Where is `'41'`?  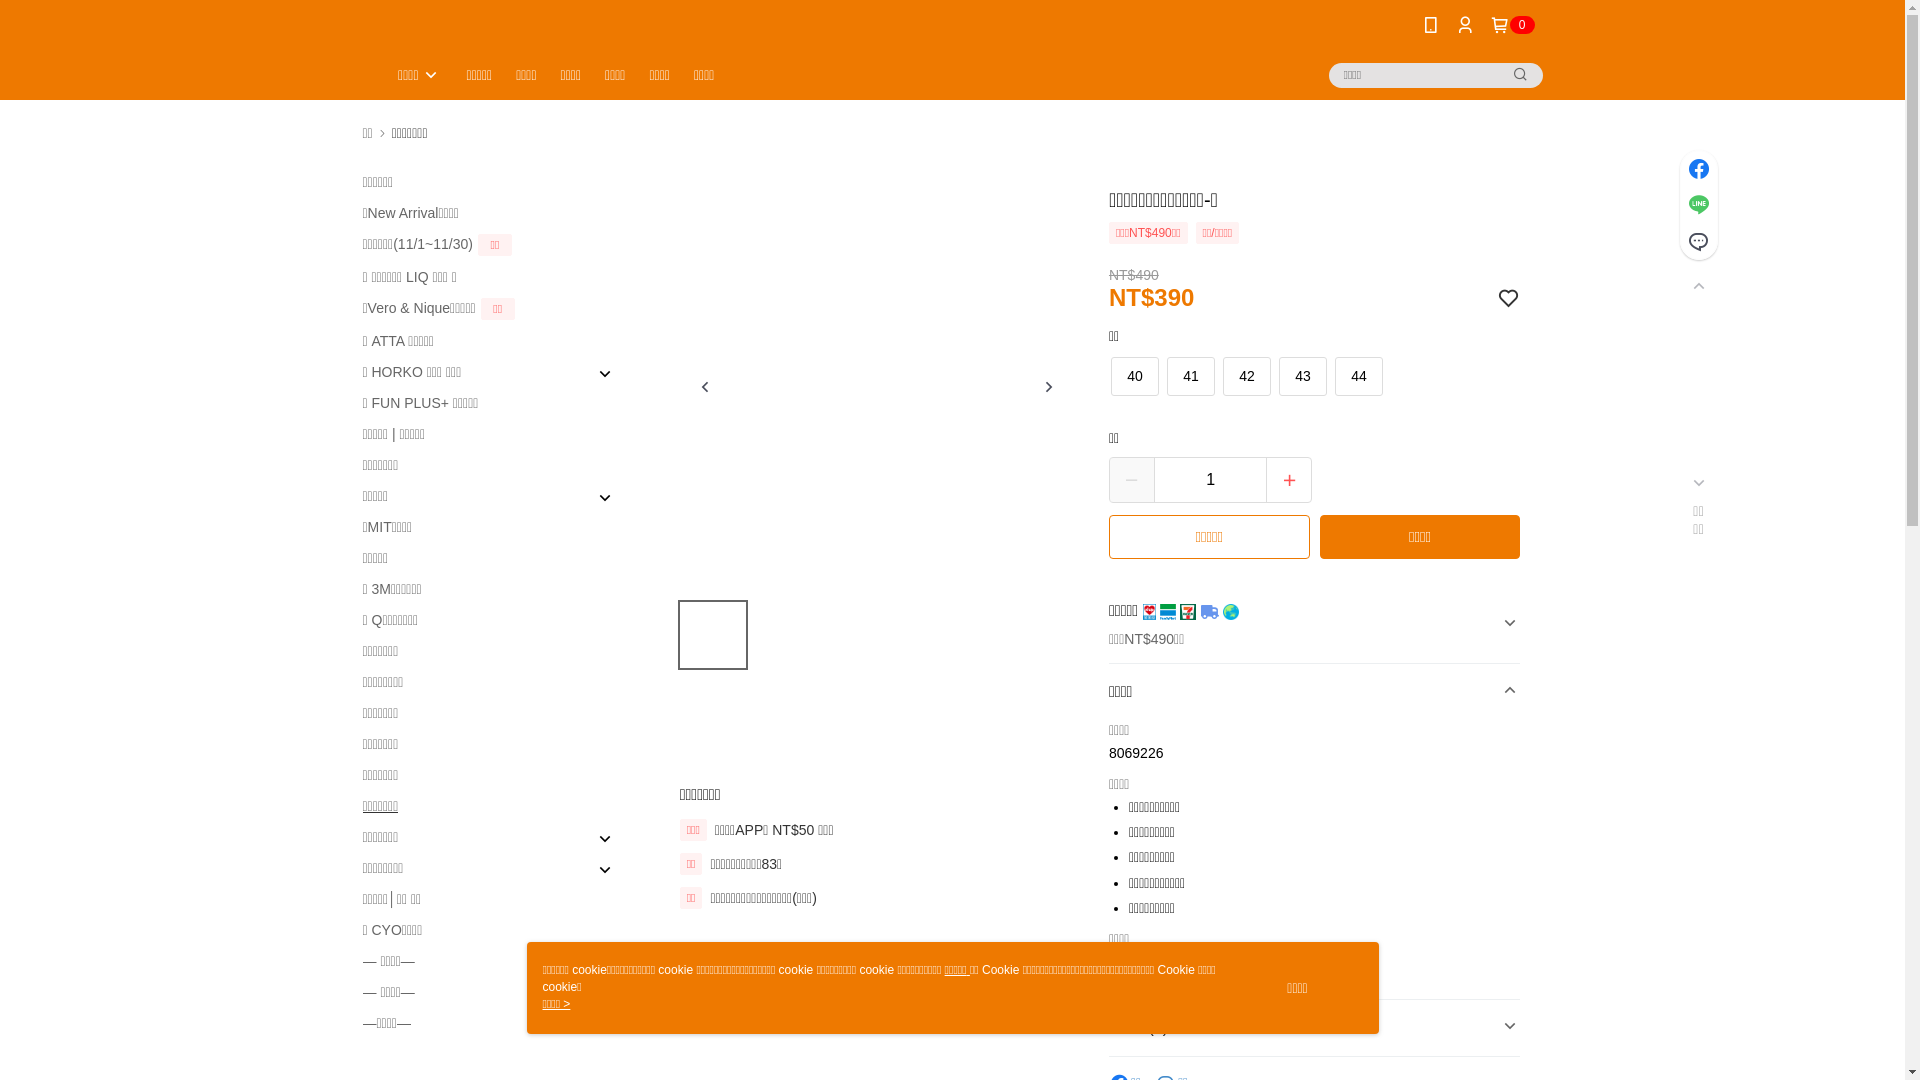
'41' is located at coordinates (1167, 376).